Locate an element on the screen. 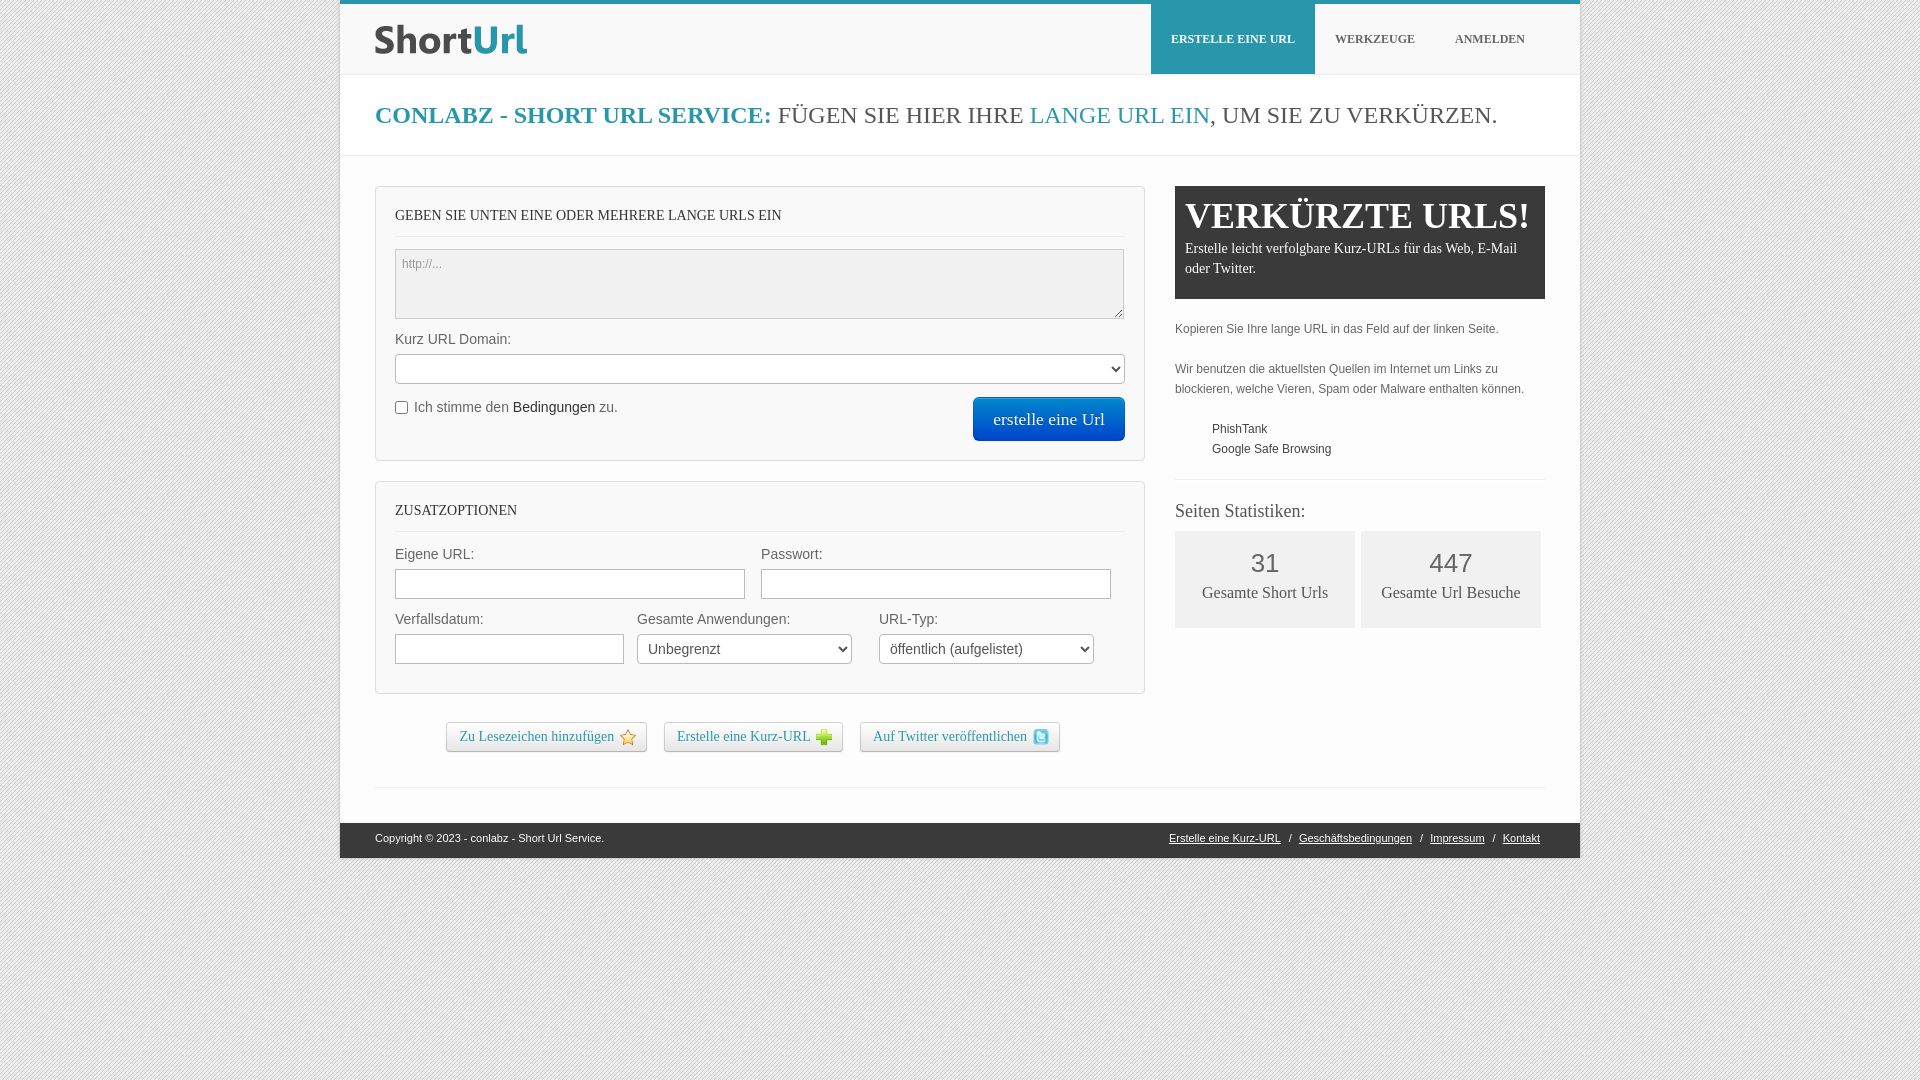 This screenshot has width=1920, height=1080. 'Bedingungen' is located at coordinates (554, 406).